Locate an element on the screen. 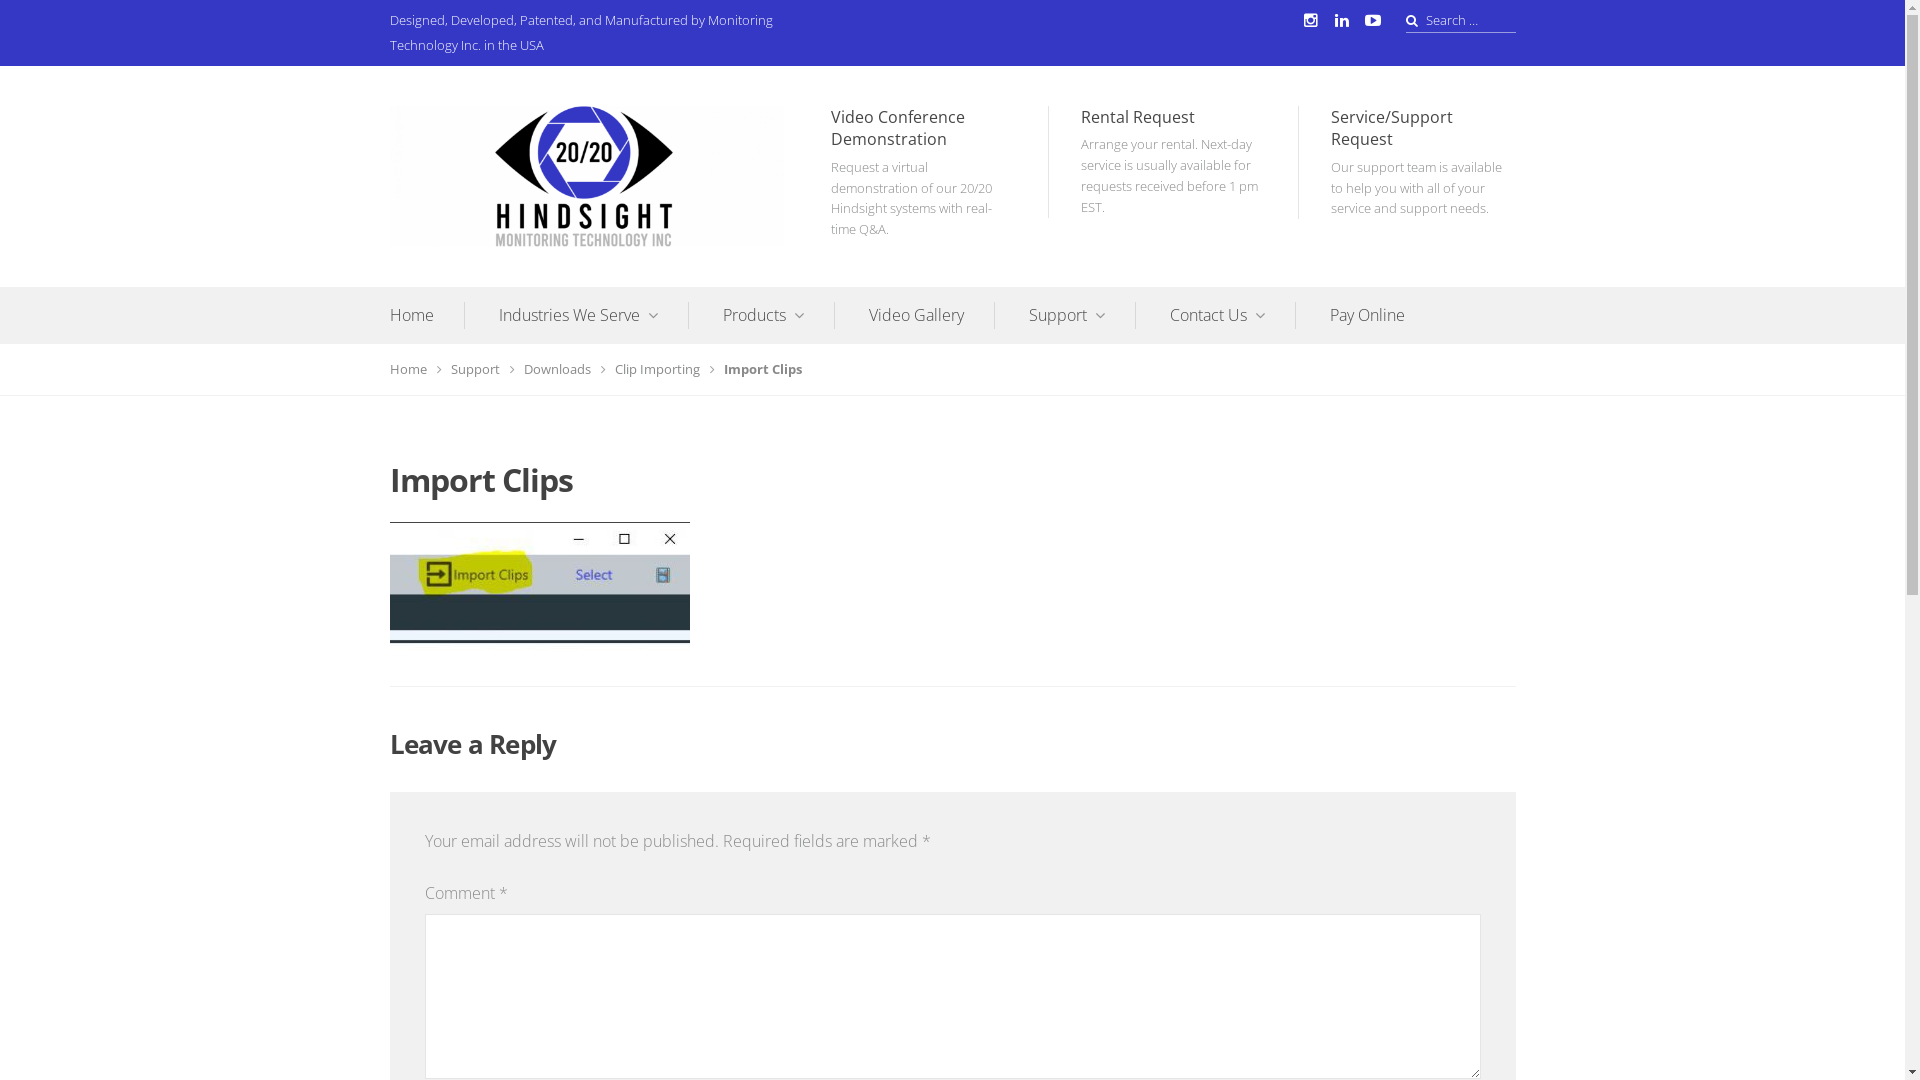  'Industries We Serve' is located at coordinates (592, 315).